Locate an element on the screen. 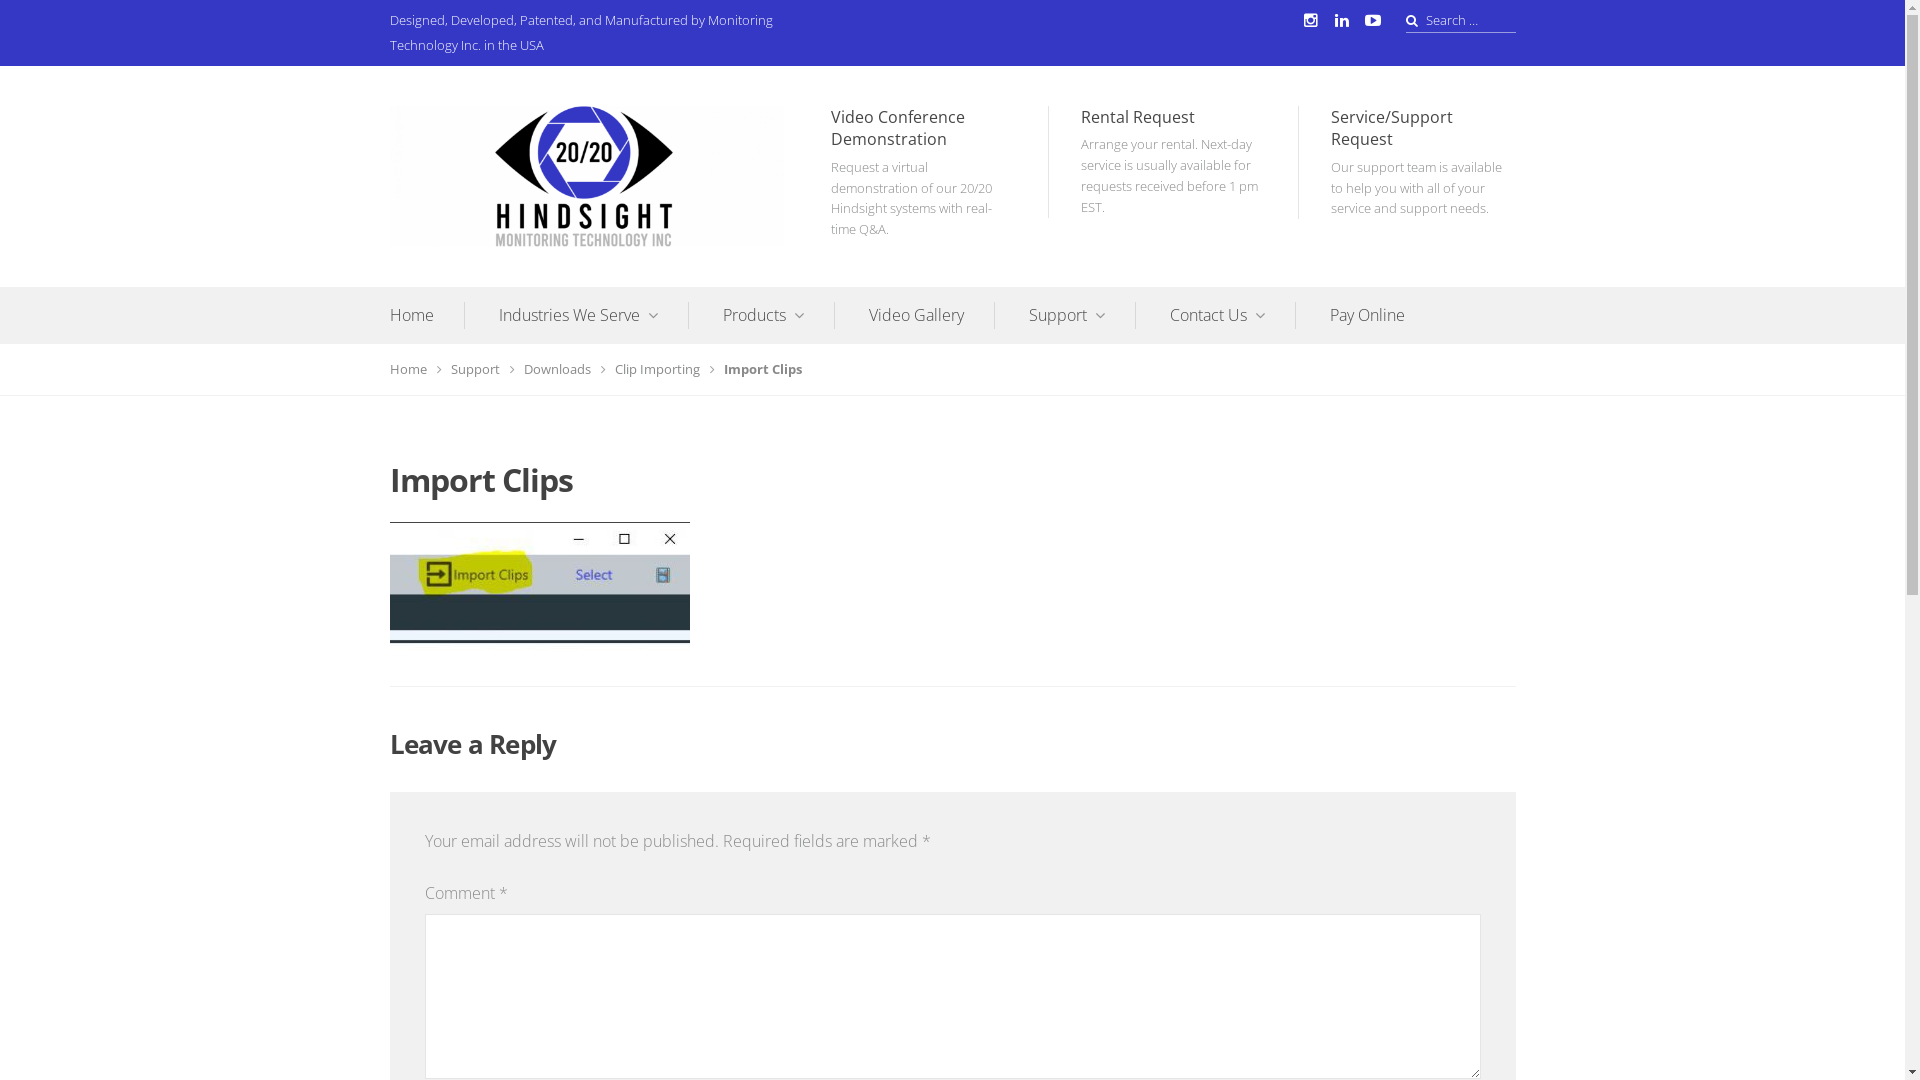  'Industries We Serve' is located at coordinates (592, 315).